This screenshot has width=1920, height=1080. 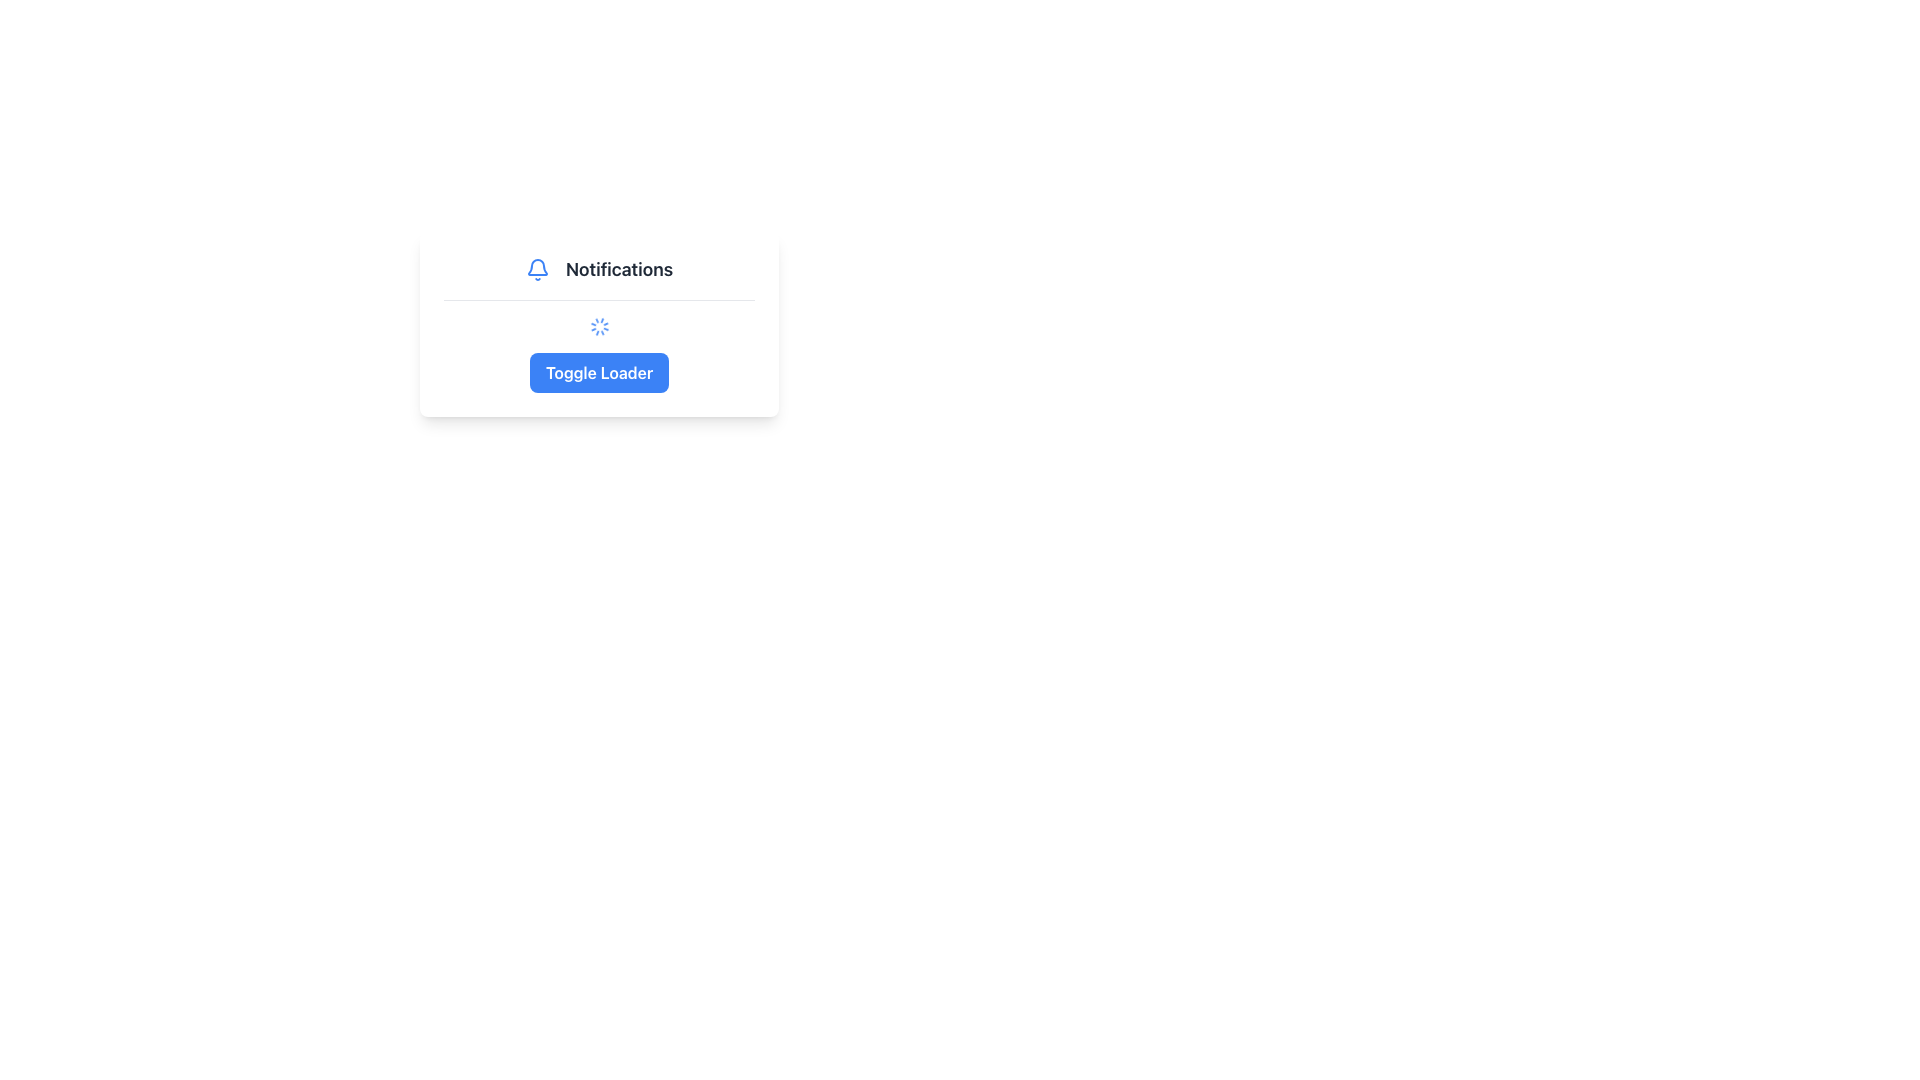 What do you see at coordinates (598, 326) in the screenshot?
I see `the loading animation of the small blue spinning loader icon located at the center of the card, directly below the horizontal divider line` at bounding box center [598, 326].